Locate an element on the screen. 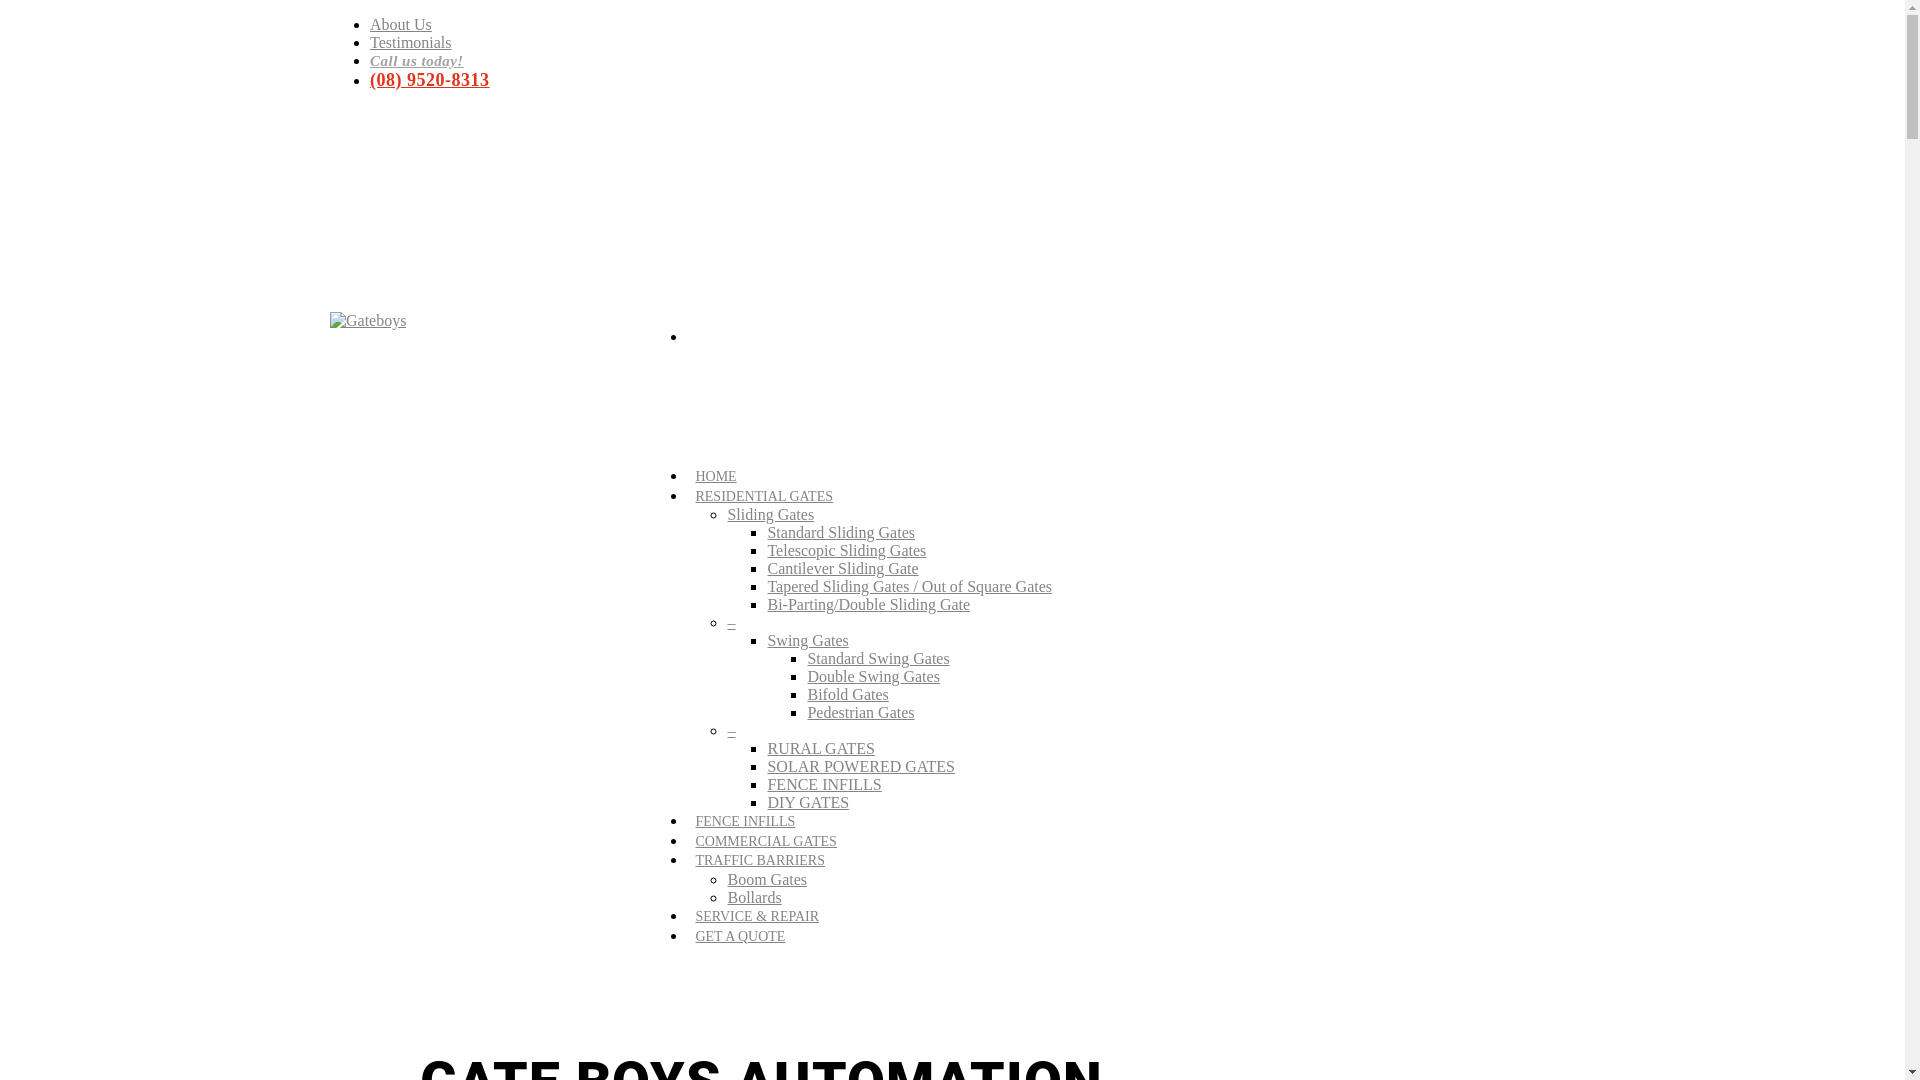  'Double Swing Gates' is located at coordinates (873, 675).